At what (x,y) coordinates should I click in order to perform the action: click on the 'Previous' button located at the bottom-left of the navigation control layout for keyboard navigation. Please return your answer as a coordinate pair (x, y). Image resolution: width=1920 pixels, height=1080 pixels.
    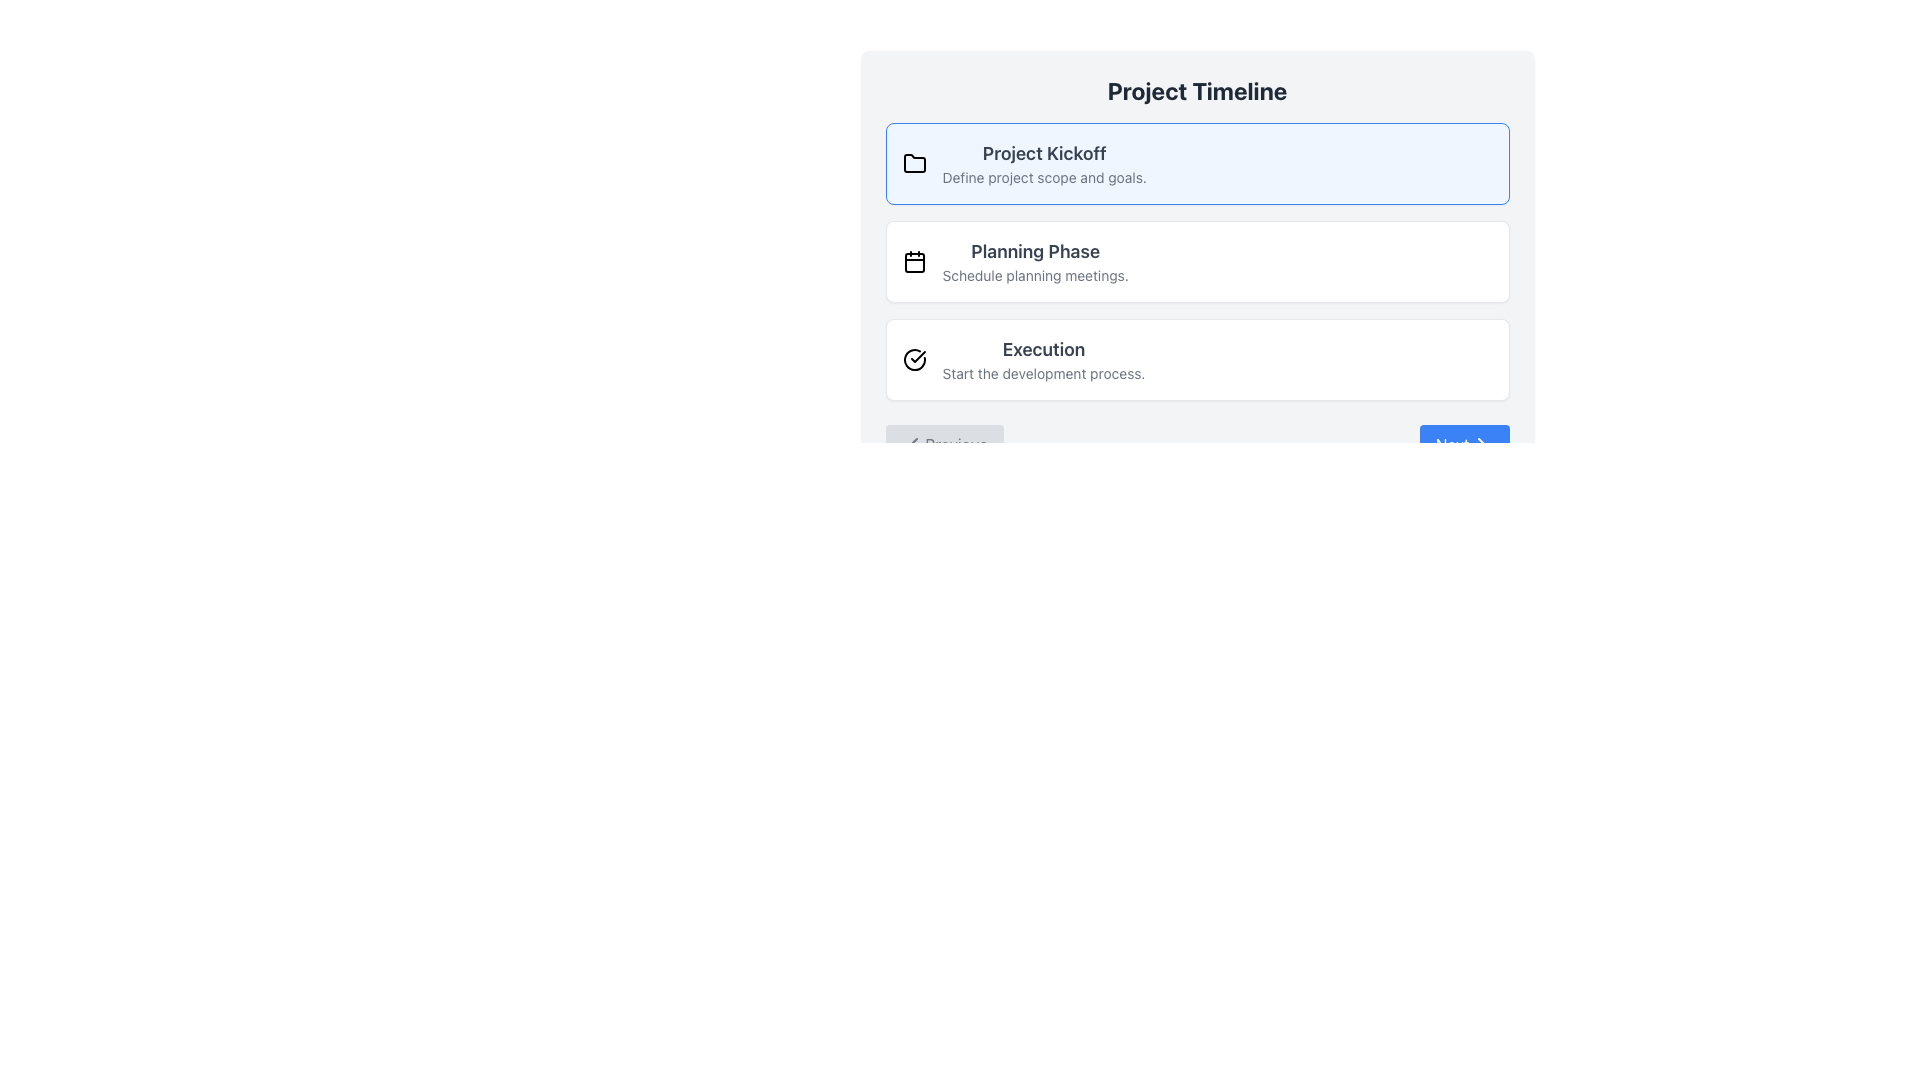
    Looking at the image, I should click on (943, 443).